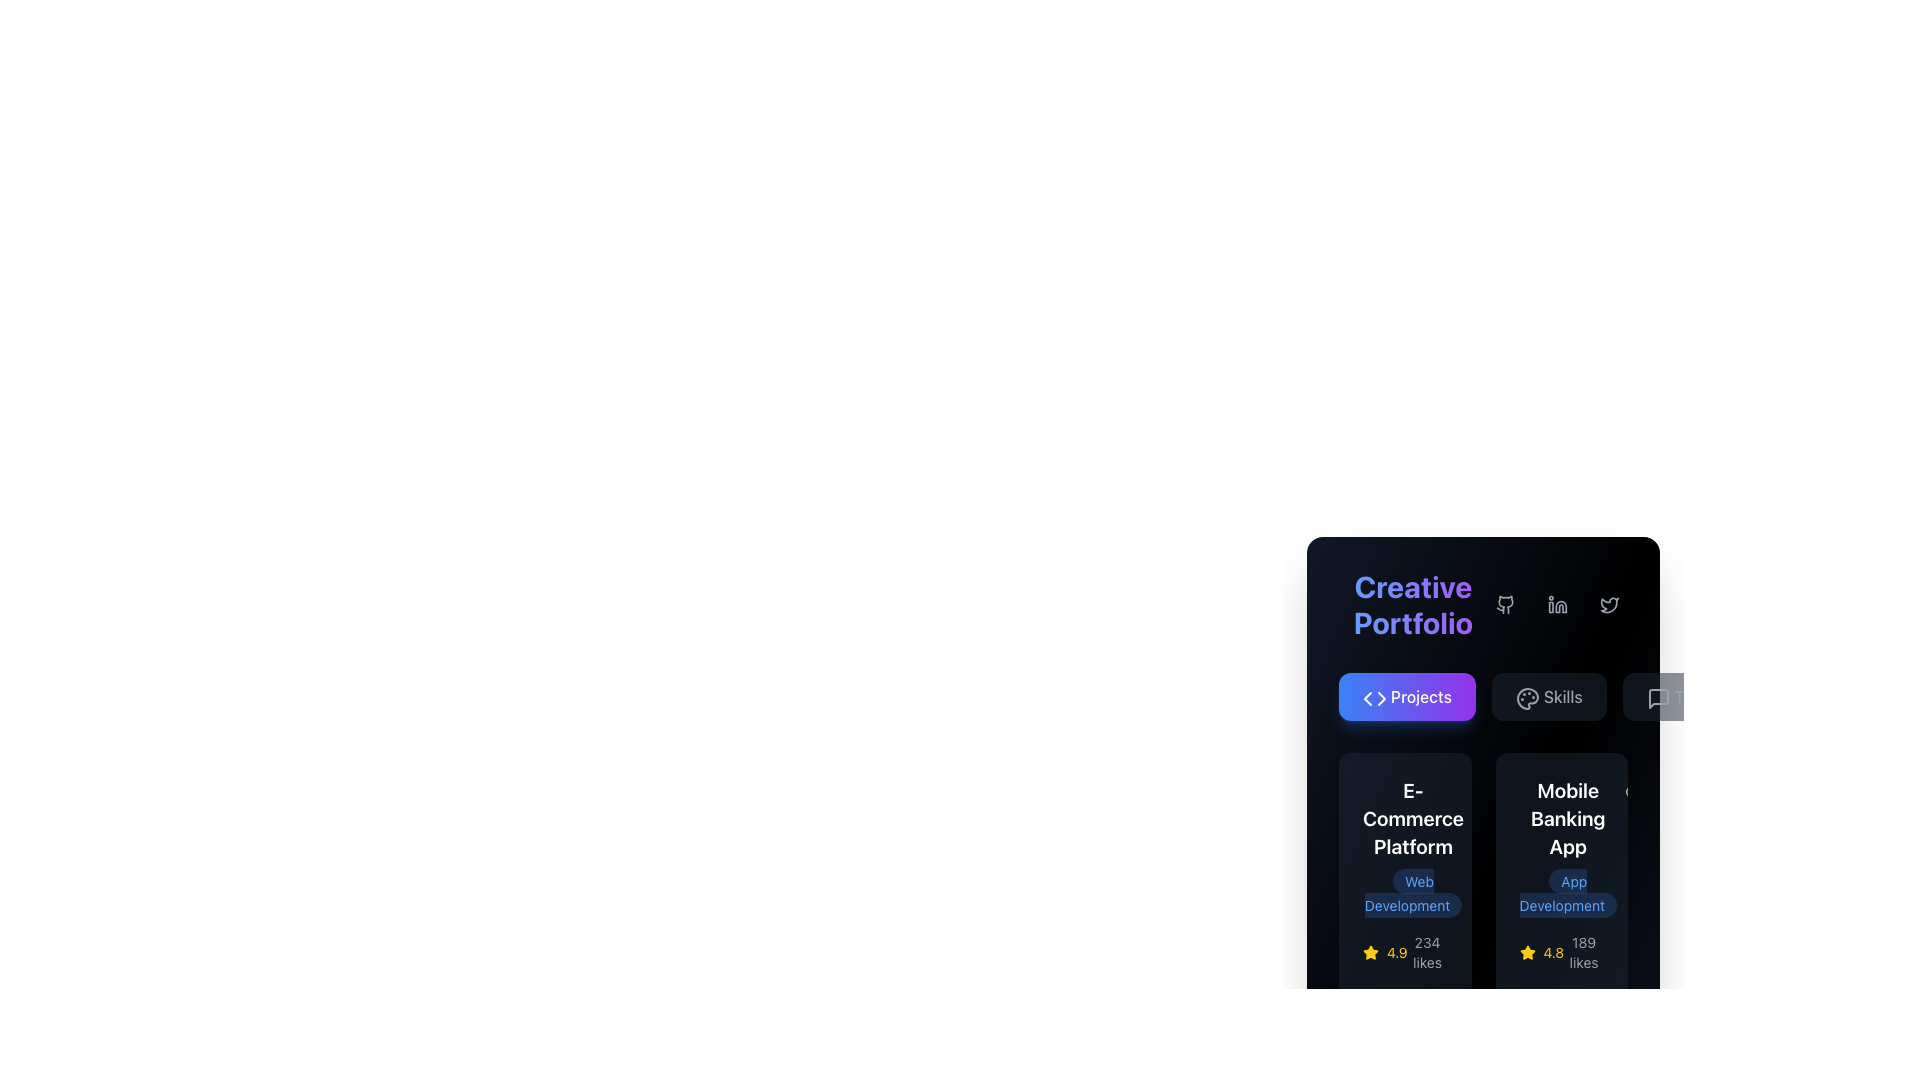 This screenshot has height=1080, width=1920. Describe the element at coordinates (1506, 604) in the screenshot. I see `the GitHub icon located in the top-right corner of the 'Creative Portfolio' section` at that location.